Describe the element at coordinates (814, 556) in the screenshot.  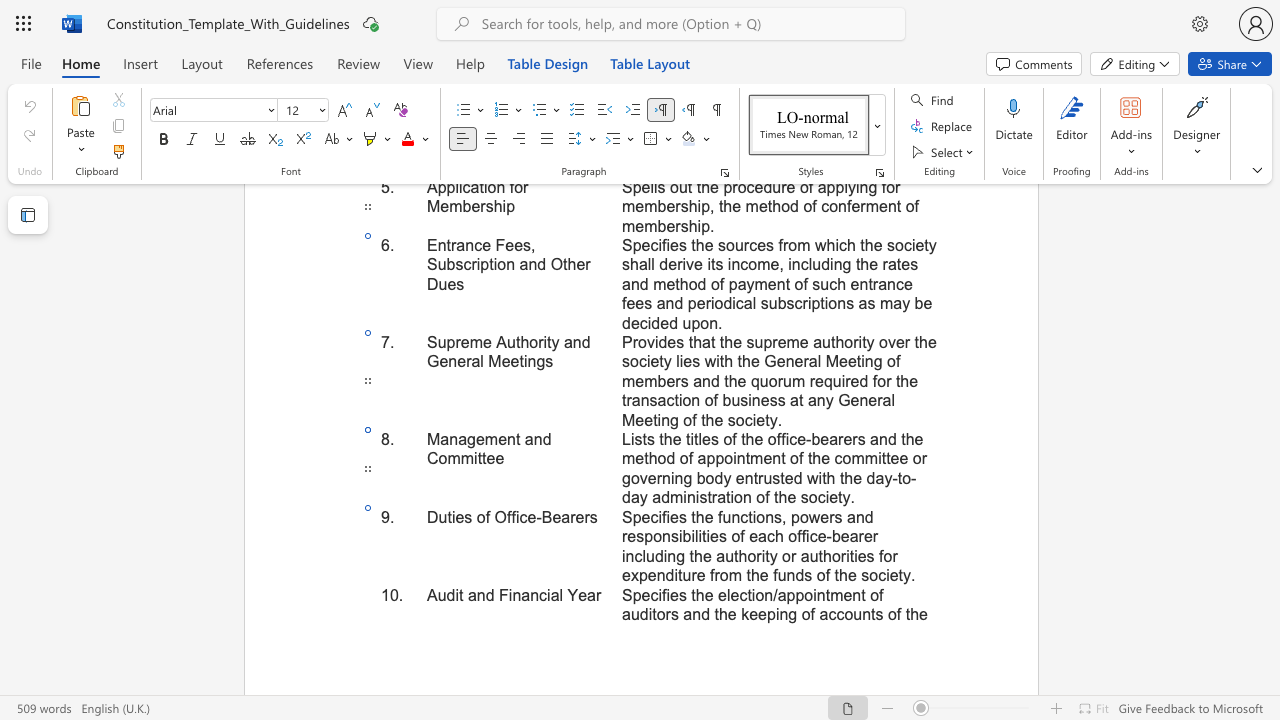
I see `the 4th character "u" in the text` at that location.